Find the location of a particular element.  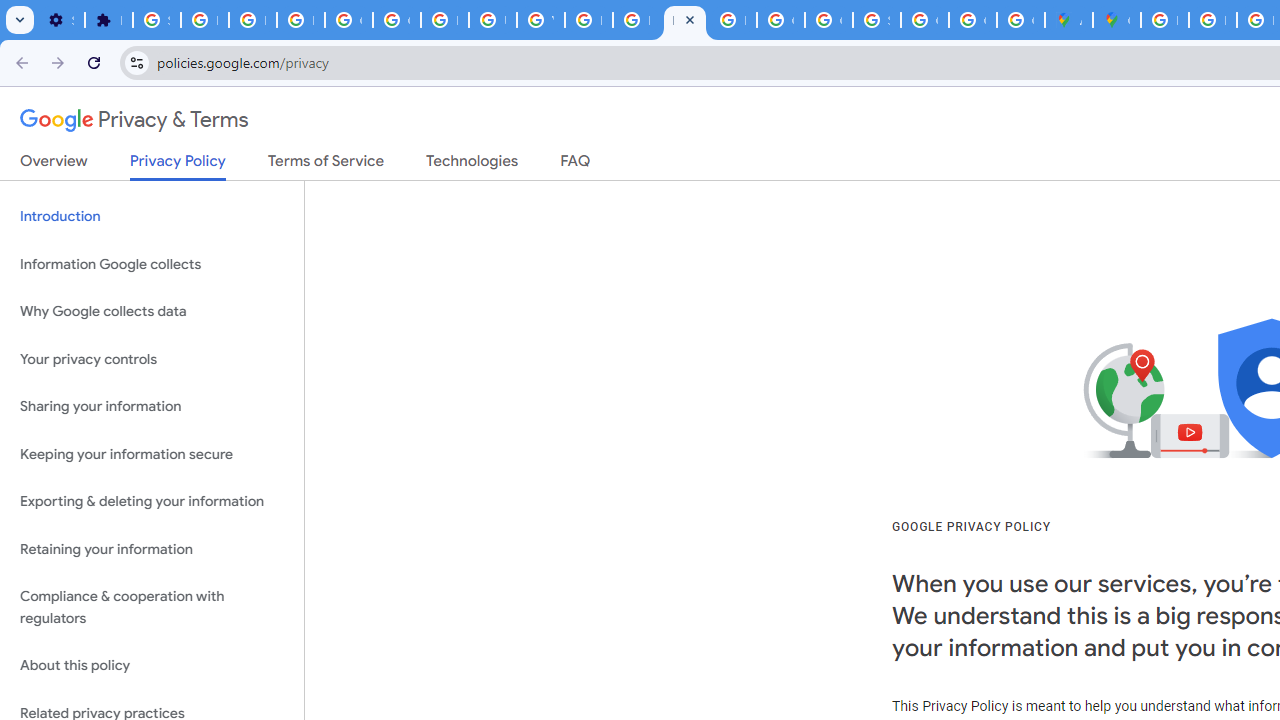

'Your privacy controls' is located at coordinates (151, 358).